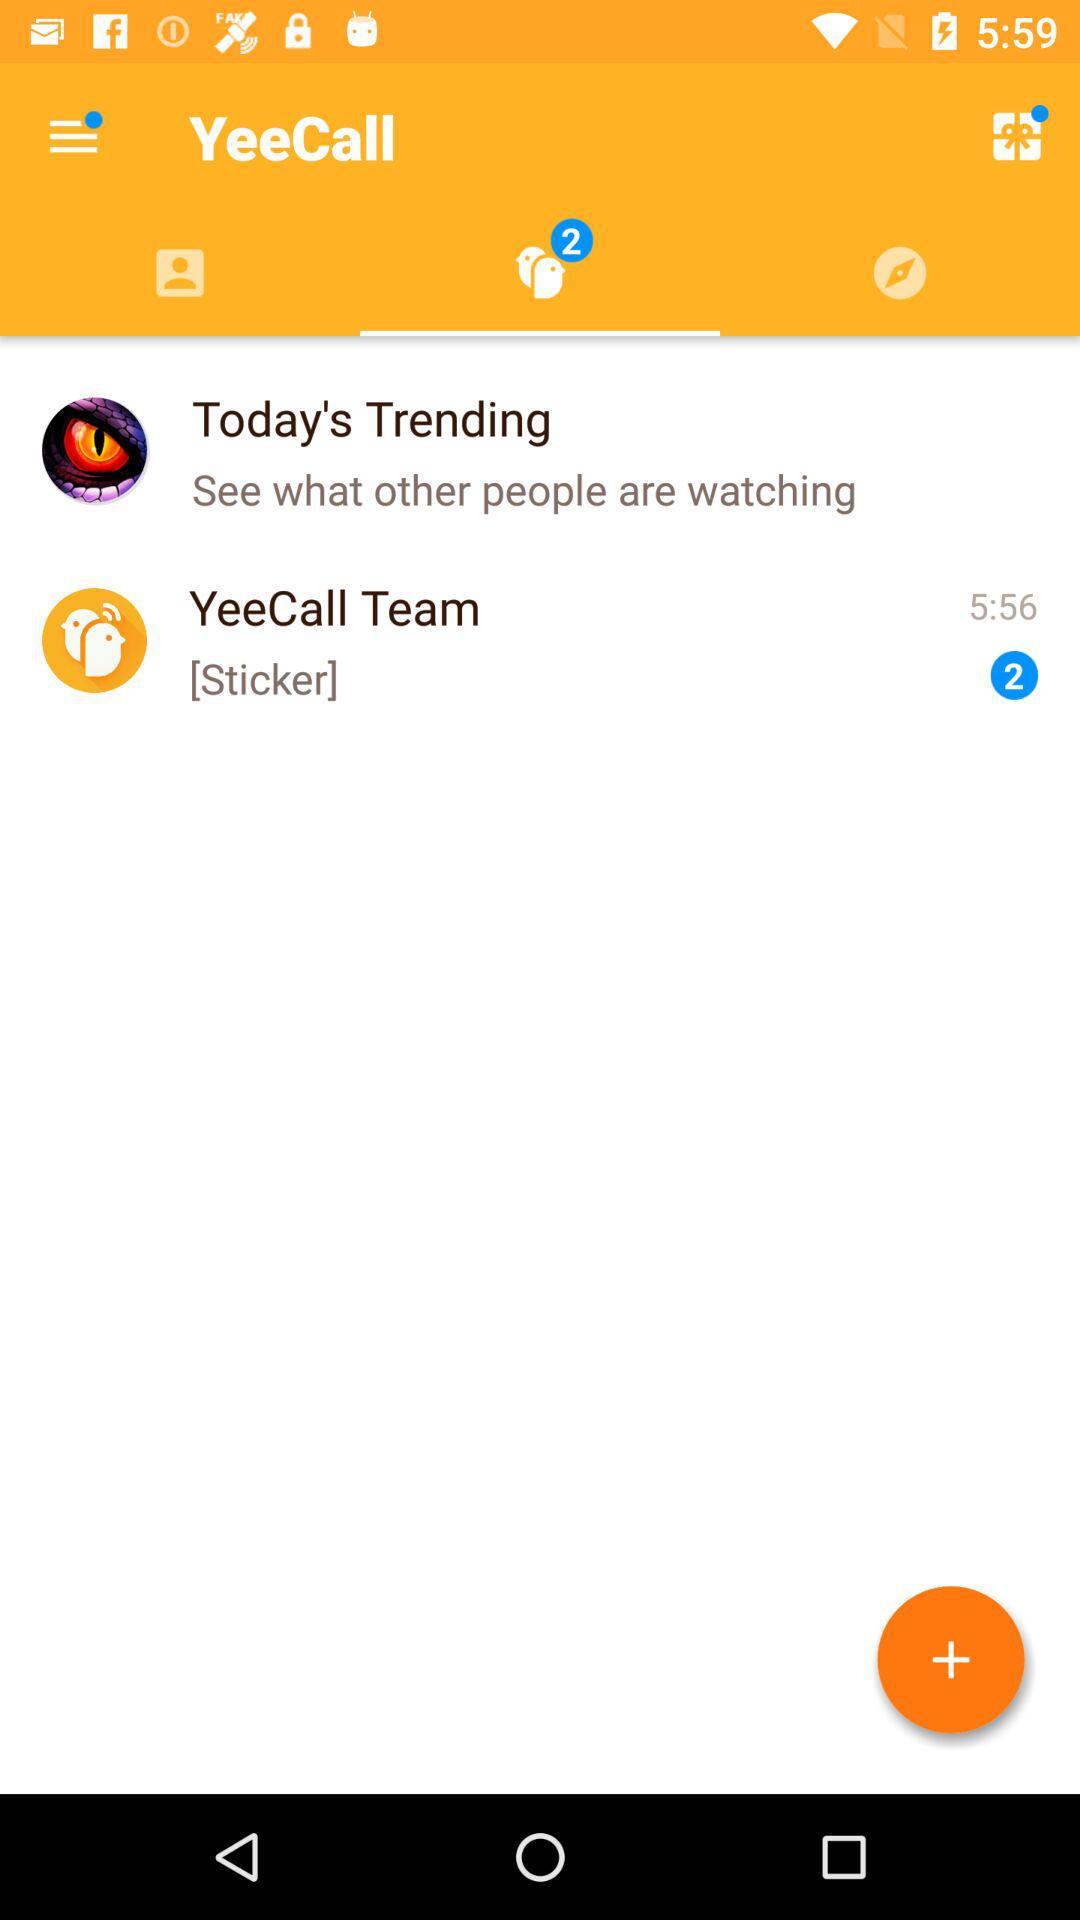  Describe the element at coordinates (950, 1659) in the screenshot. I see `the add icon` at that location.